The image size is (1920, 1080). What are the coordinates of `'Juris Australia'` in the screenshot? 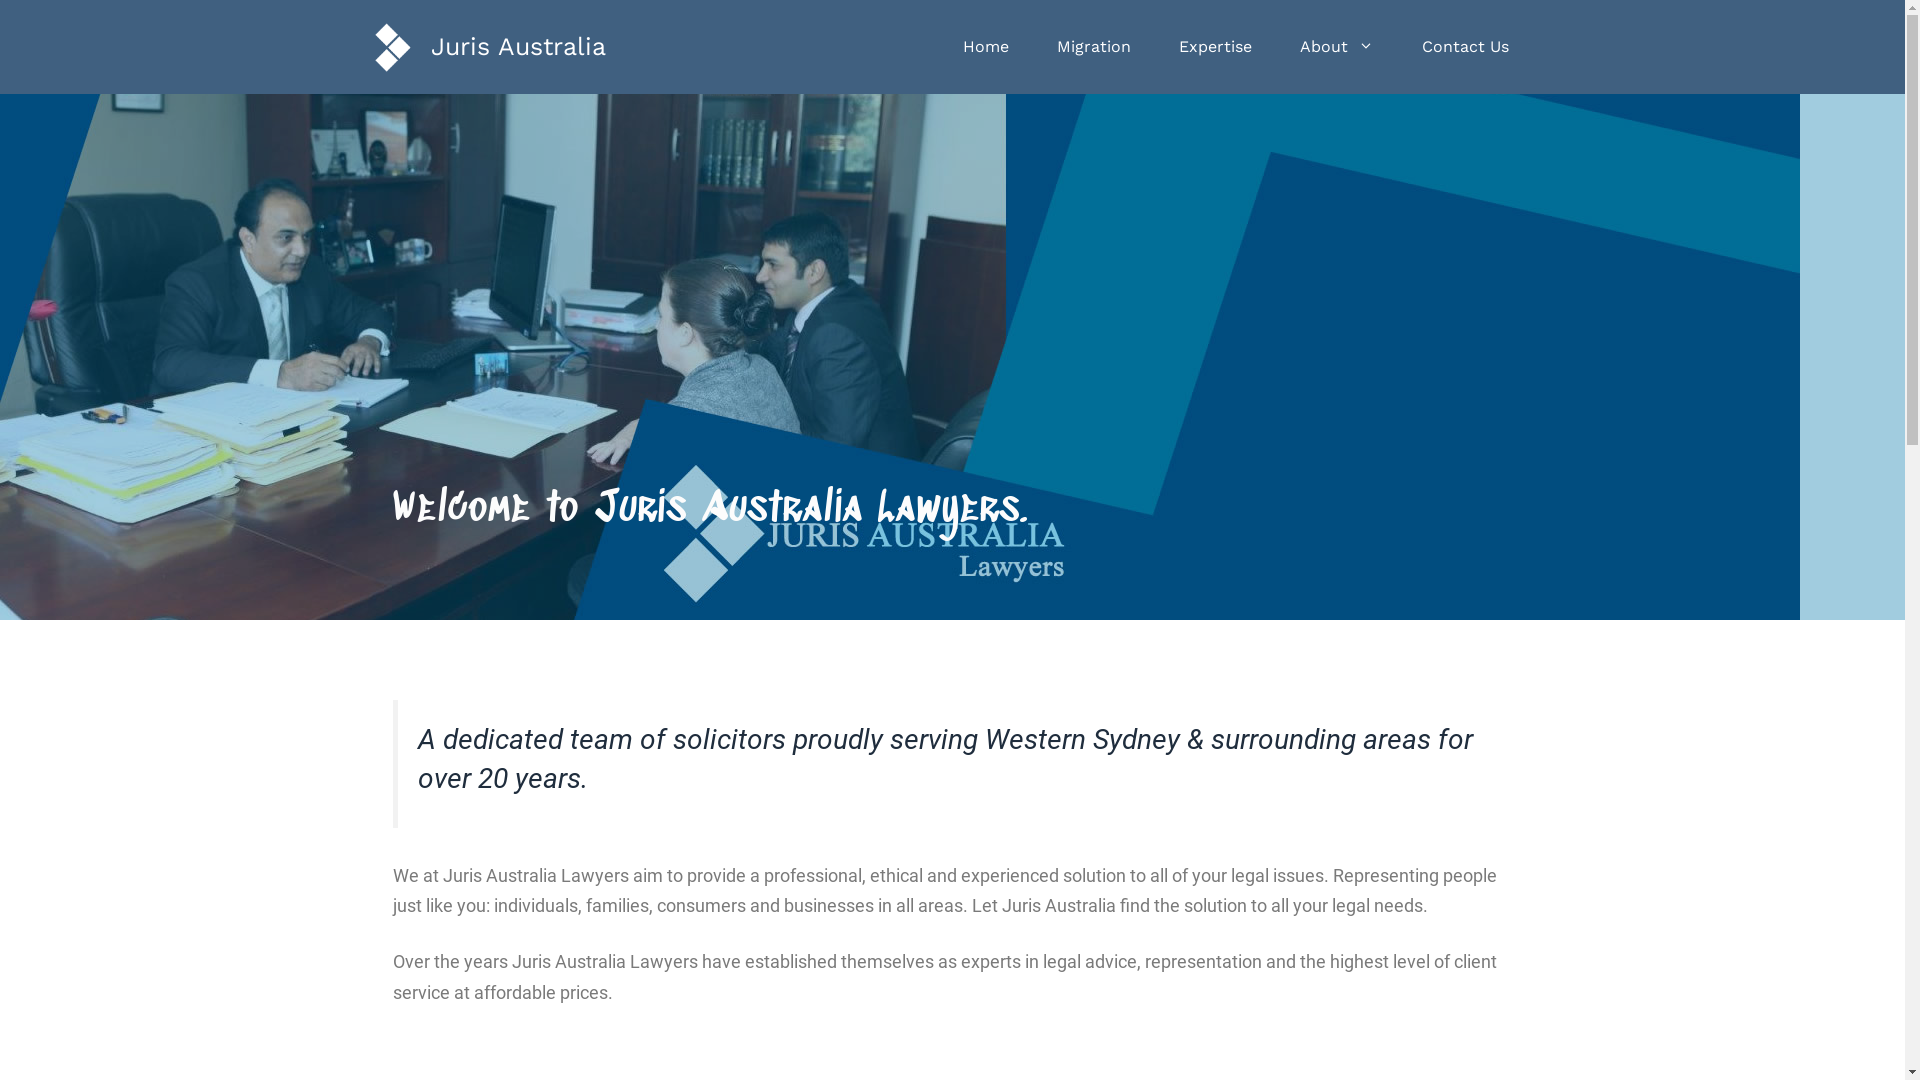 It's located at (517, 45).